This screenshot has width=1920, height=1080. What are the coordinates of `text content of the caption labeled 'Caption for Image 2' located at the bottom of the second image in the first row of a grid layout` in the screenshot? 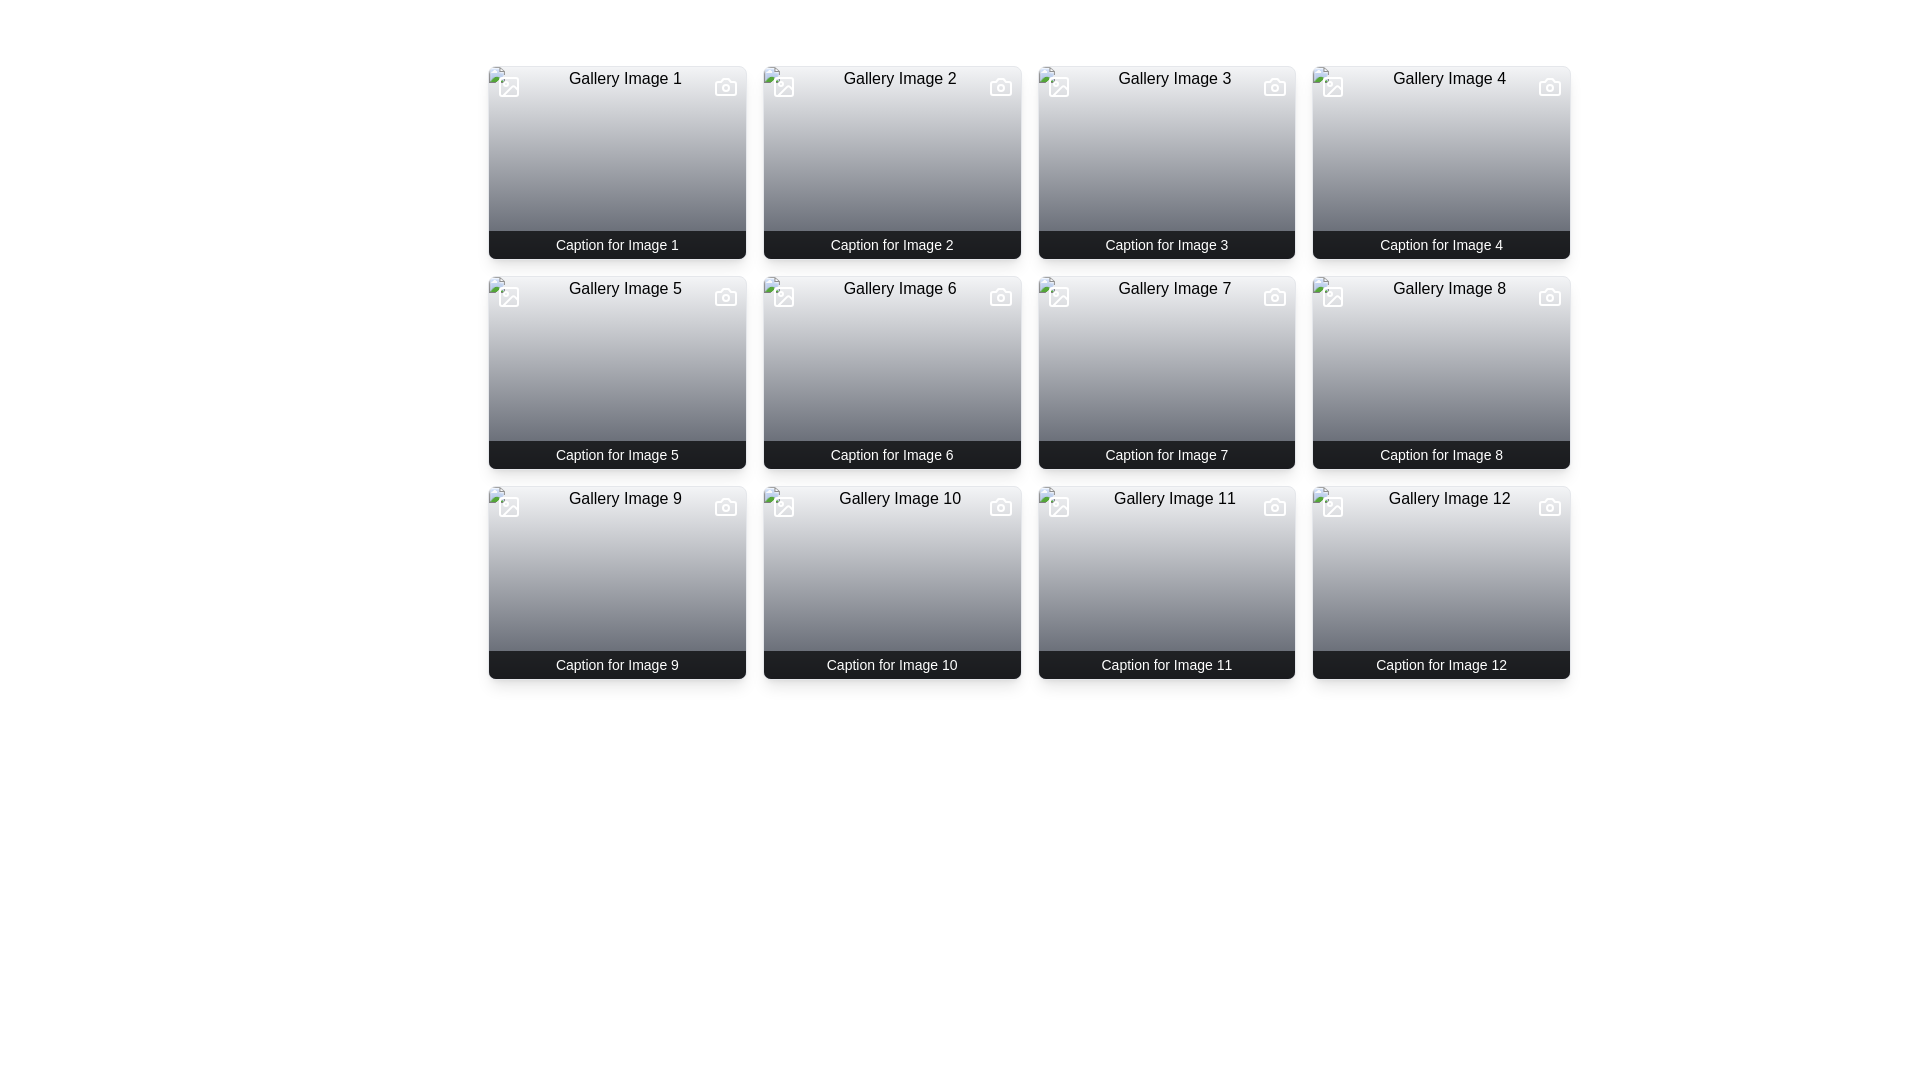 It's located at (891, 244).